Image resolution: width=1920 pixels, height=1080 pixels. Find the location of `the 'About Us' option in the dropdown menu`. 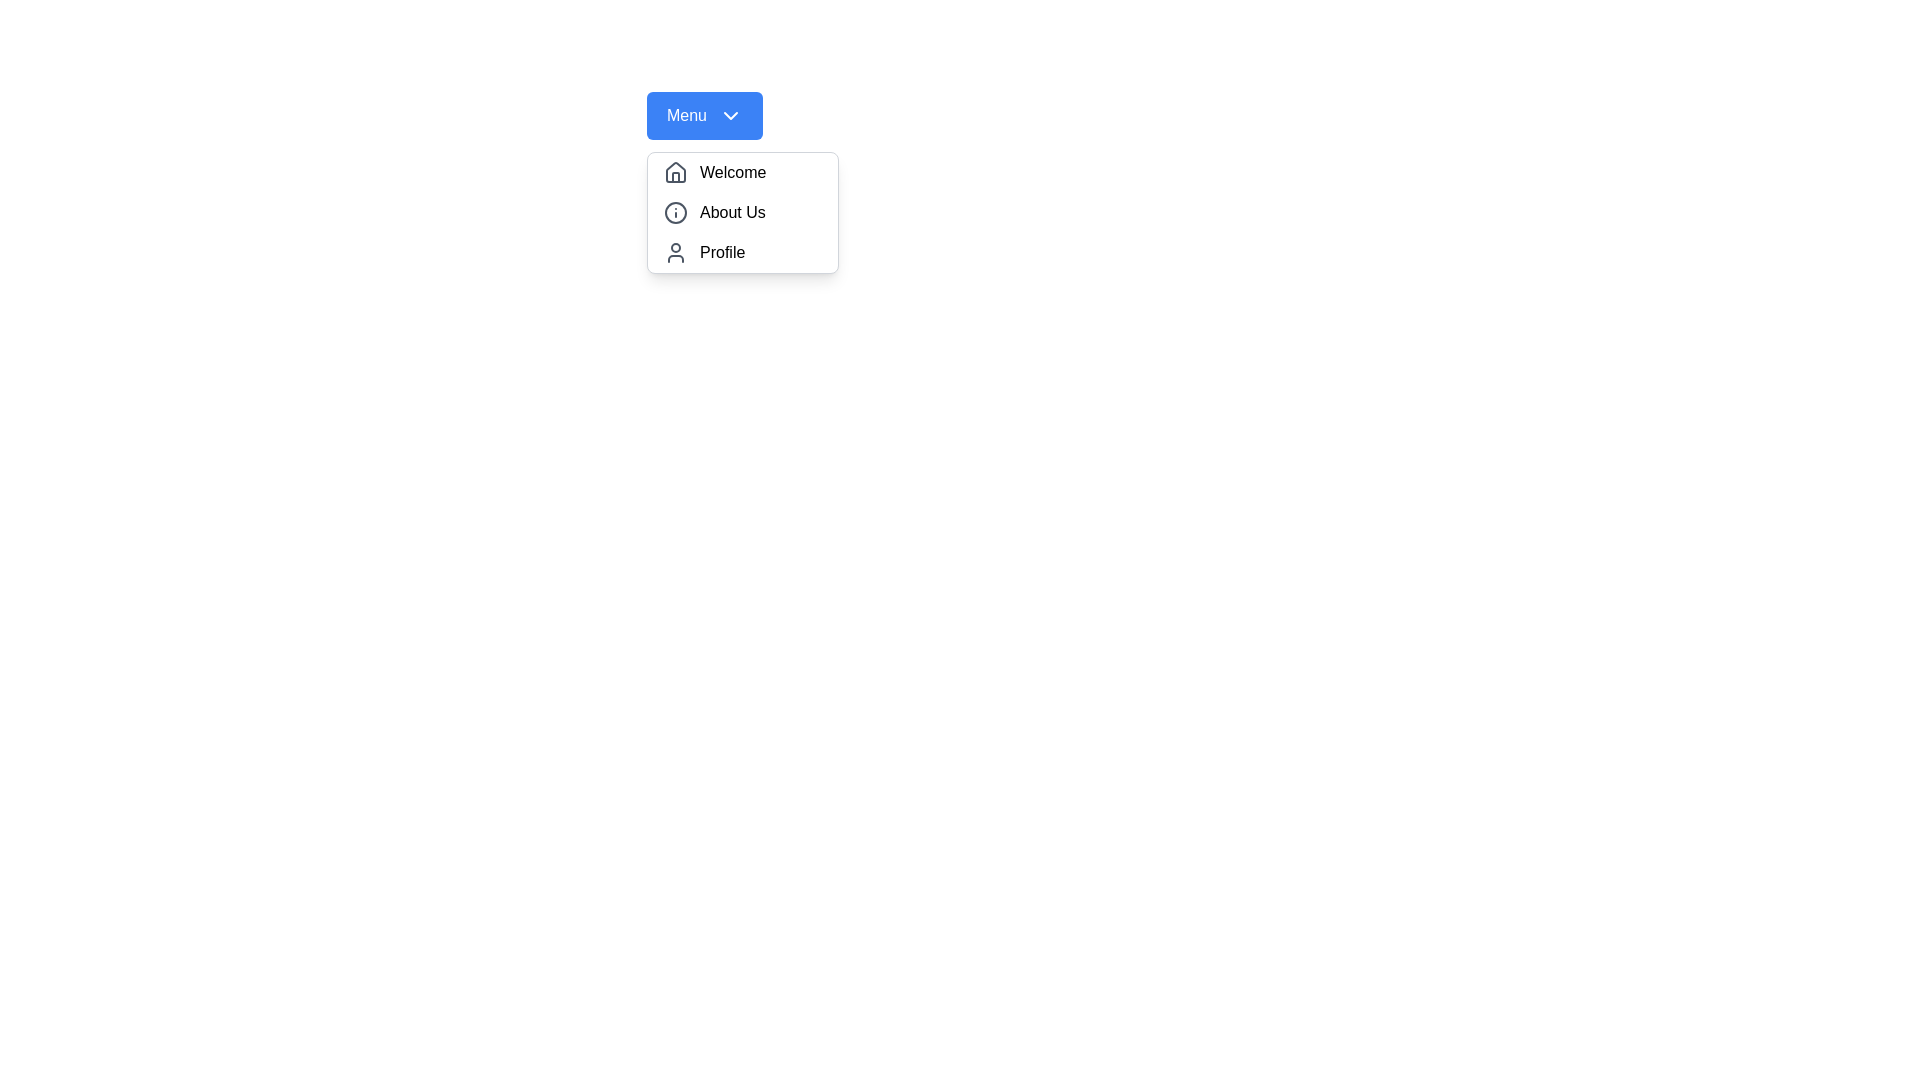

the 'About Us' option in the dropdown menu is located at coordinates (742, 212).